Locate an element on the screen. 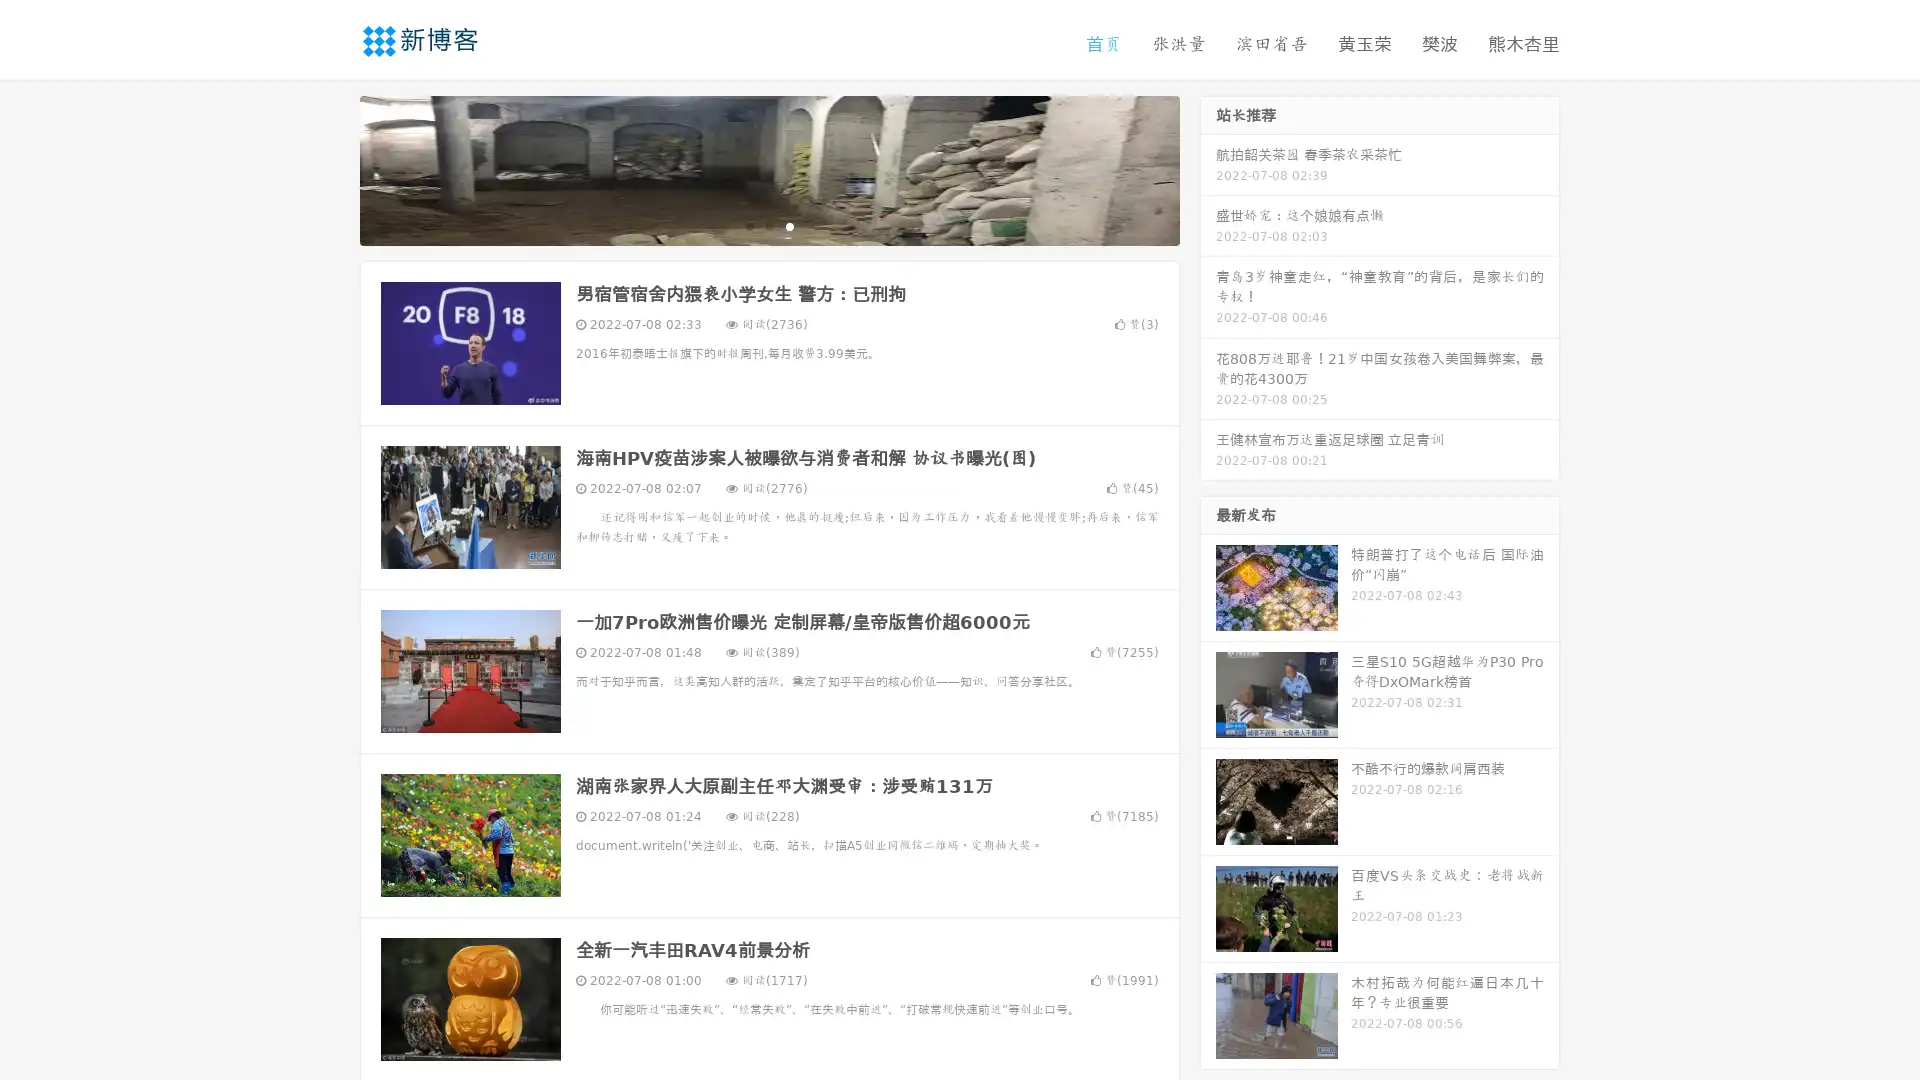 This screenshot has width=1920, height=1080. Previous slide is located at coordinates (330, 168).